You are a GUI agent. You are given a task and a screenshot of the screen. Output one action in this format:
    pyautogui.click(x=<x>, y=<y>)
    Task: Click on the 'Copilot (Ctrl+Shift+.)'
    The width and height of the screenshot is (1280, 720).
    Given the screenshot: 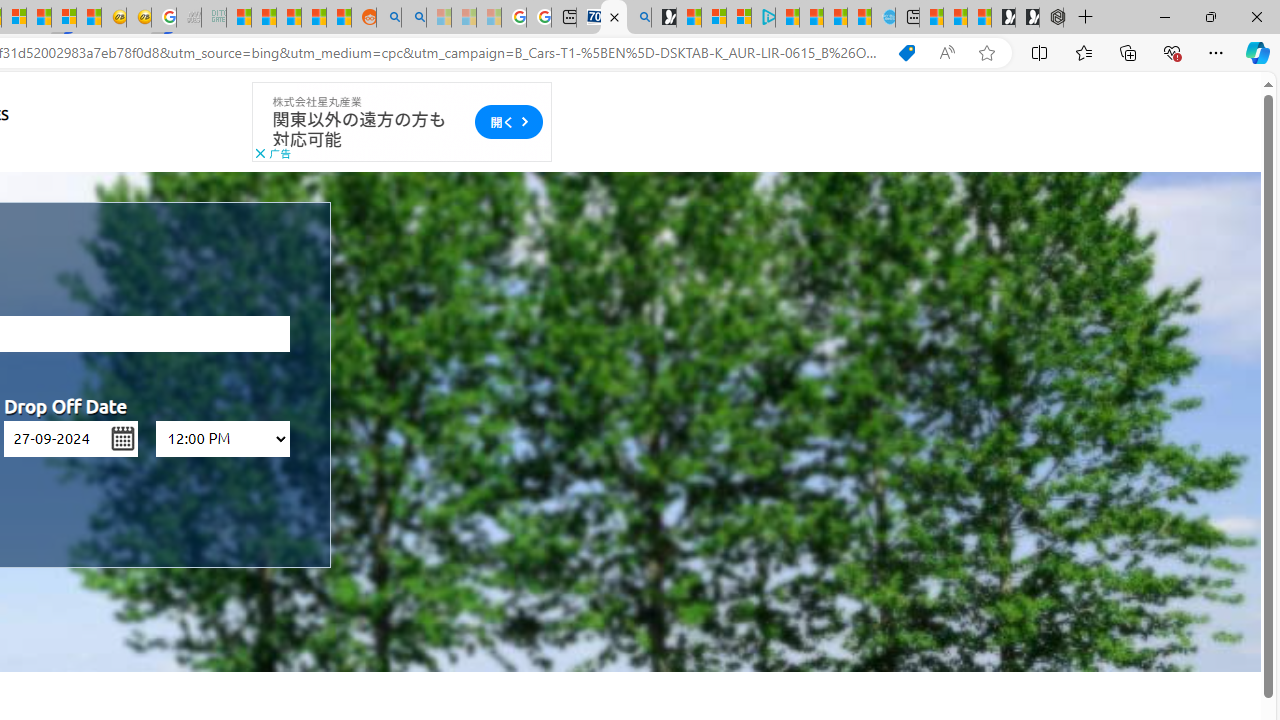 What is the action you would take?
    pyautogui.click(x=1257, y=51)
    